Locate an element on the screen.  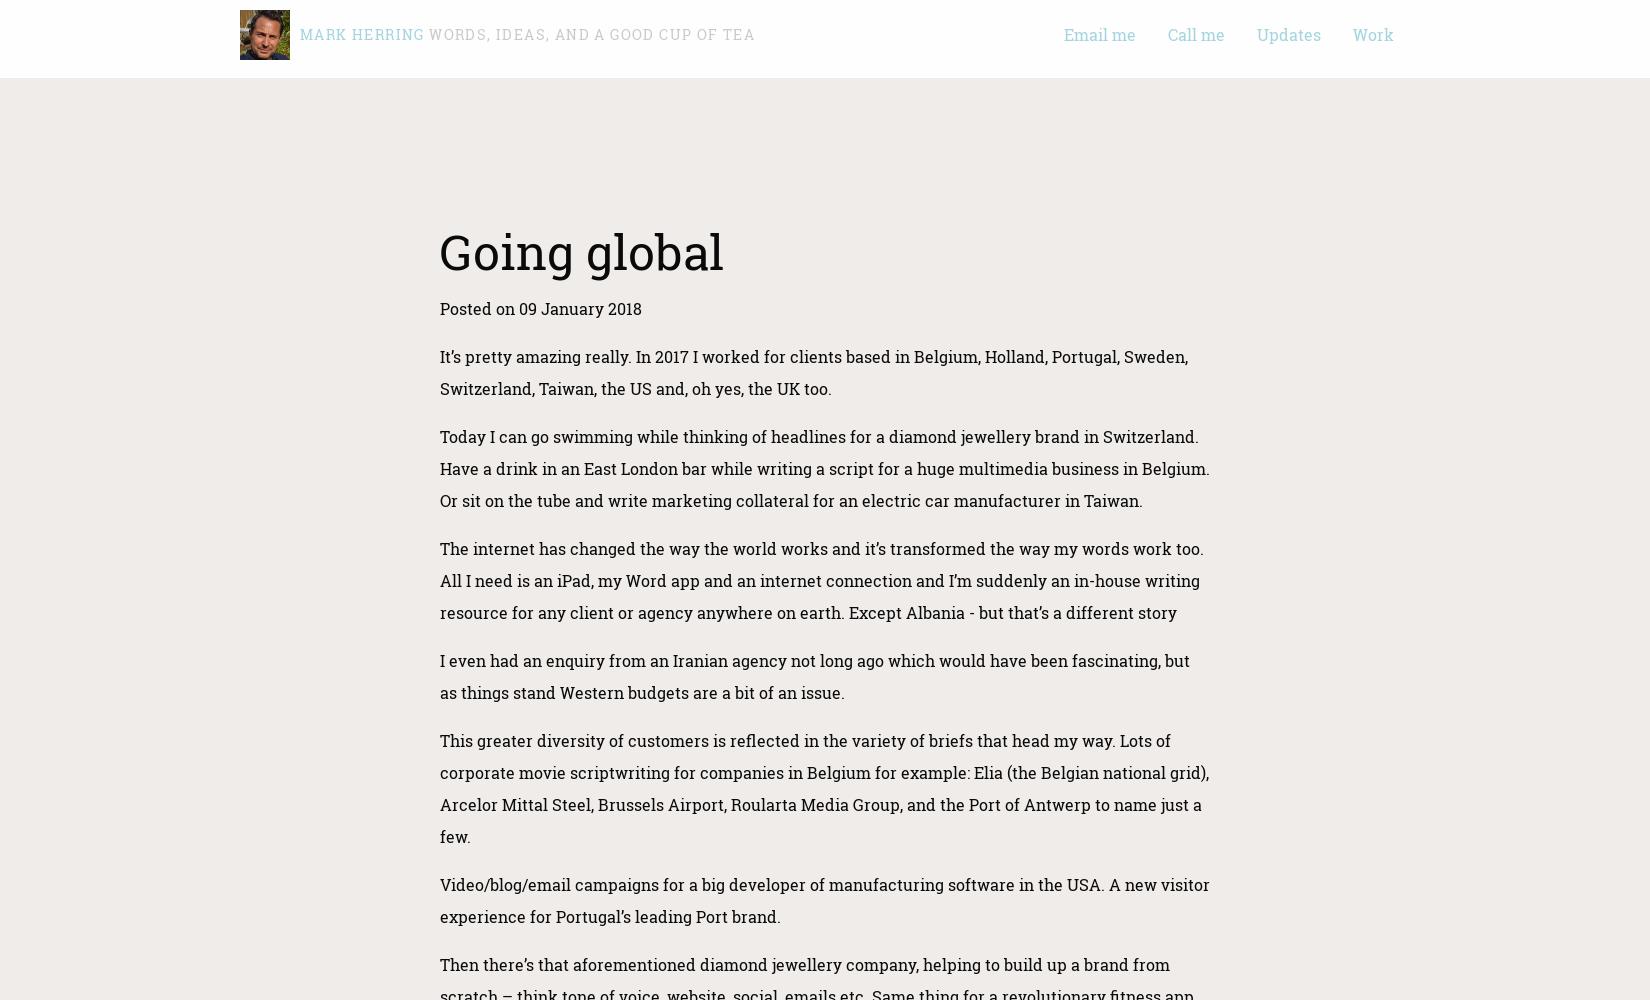
'This greater diversity of customers is reflected in the variety of briefs that head my way. Lots of corporate movie scriptwriting for companies in Belgium for example: Elia (the Belgian national grid), Arcelor Mittal Steel, Brussels Airport, Roularta Media Group, and the Port of Antwerp to name just a few.' is located at coordinates (439, 788).